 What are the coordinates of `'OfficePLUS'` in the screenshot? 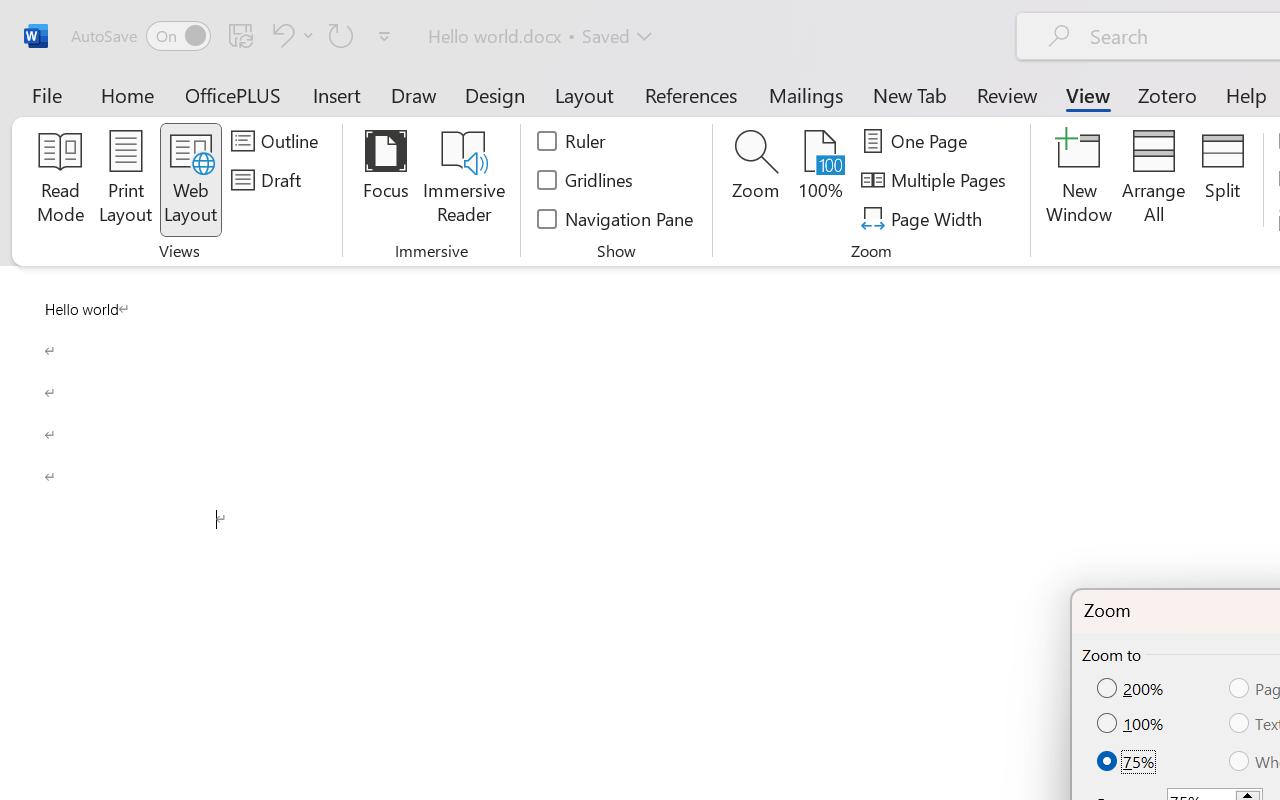 It's located at (233, 94).